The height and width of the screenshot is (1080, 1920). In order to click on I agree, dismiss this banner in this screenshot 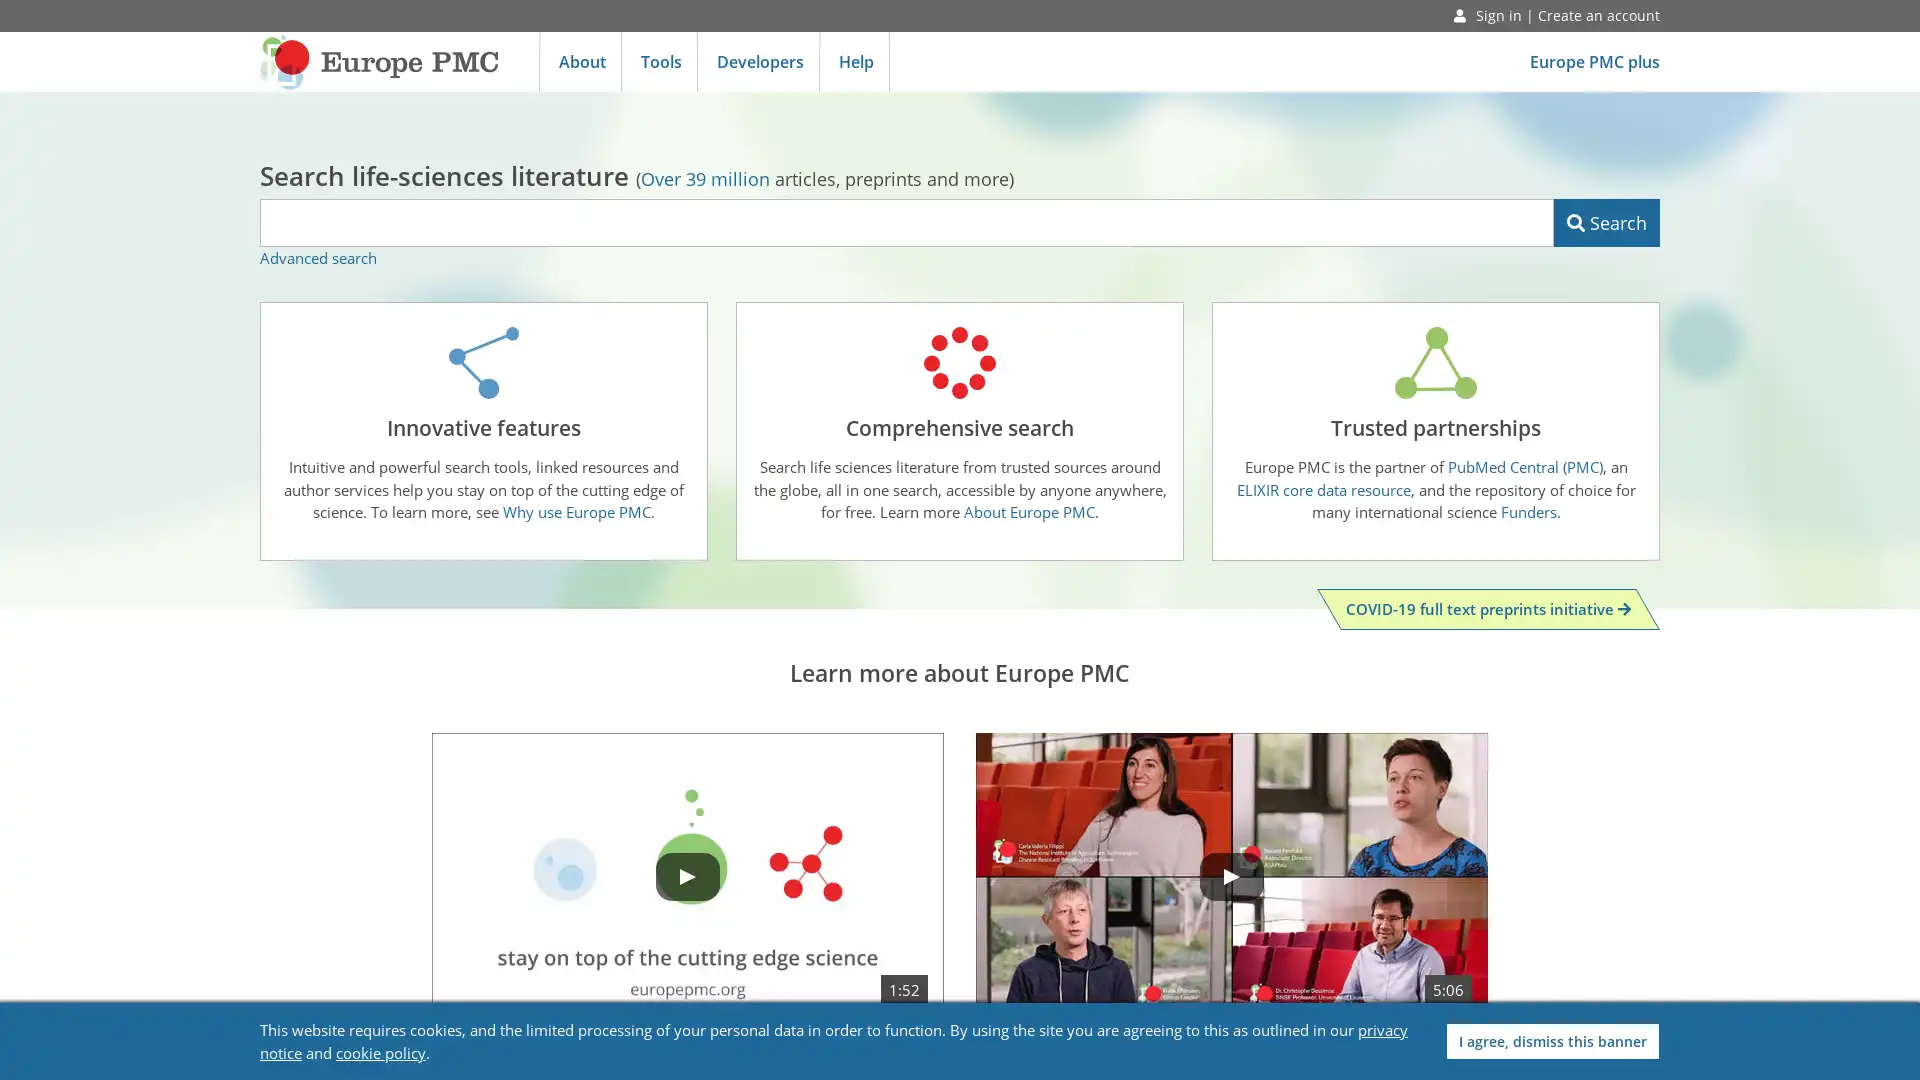, I will do `click(1552, 1040)`.